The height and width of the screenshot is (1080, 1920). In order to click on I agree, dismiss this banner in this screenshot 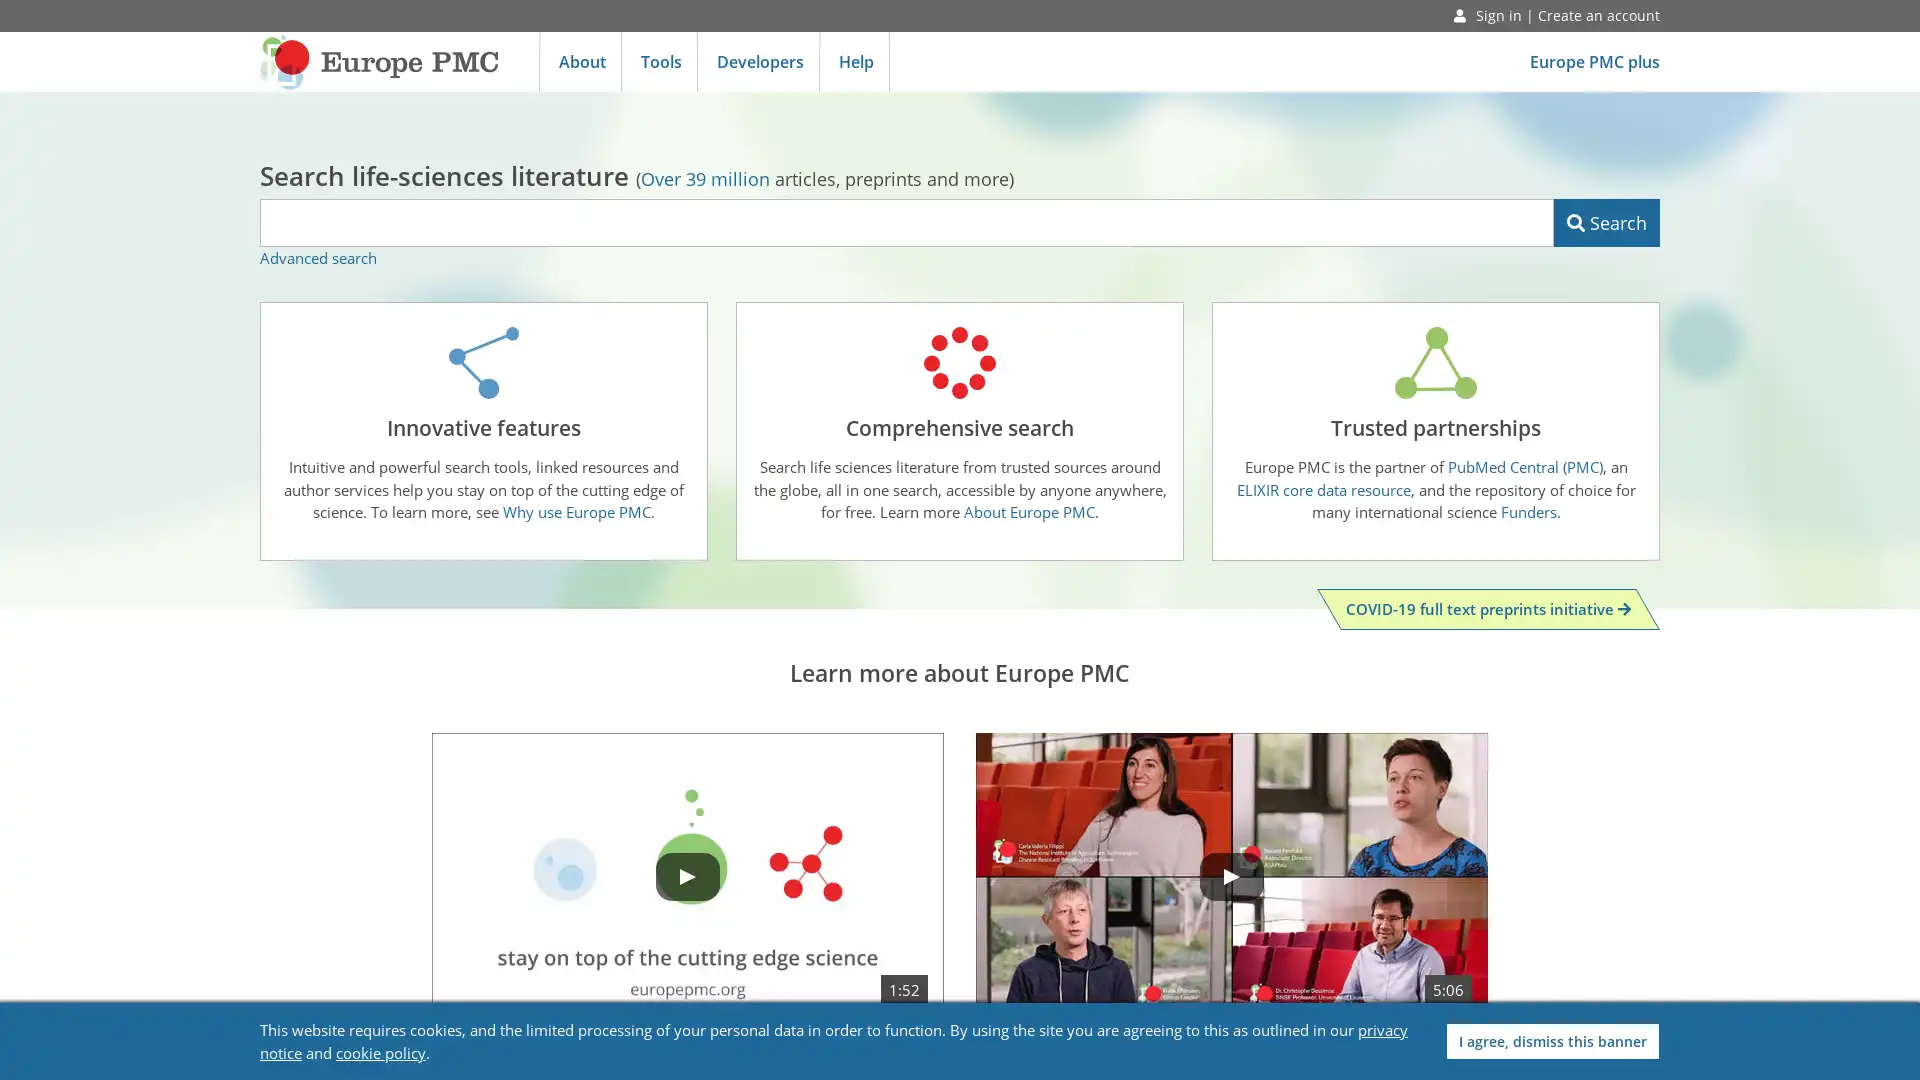, I will do `click(1552, 1040)`.